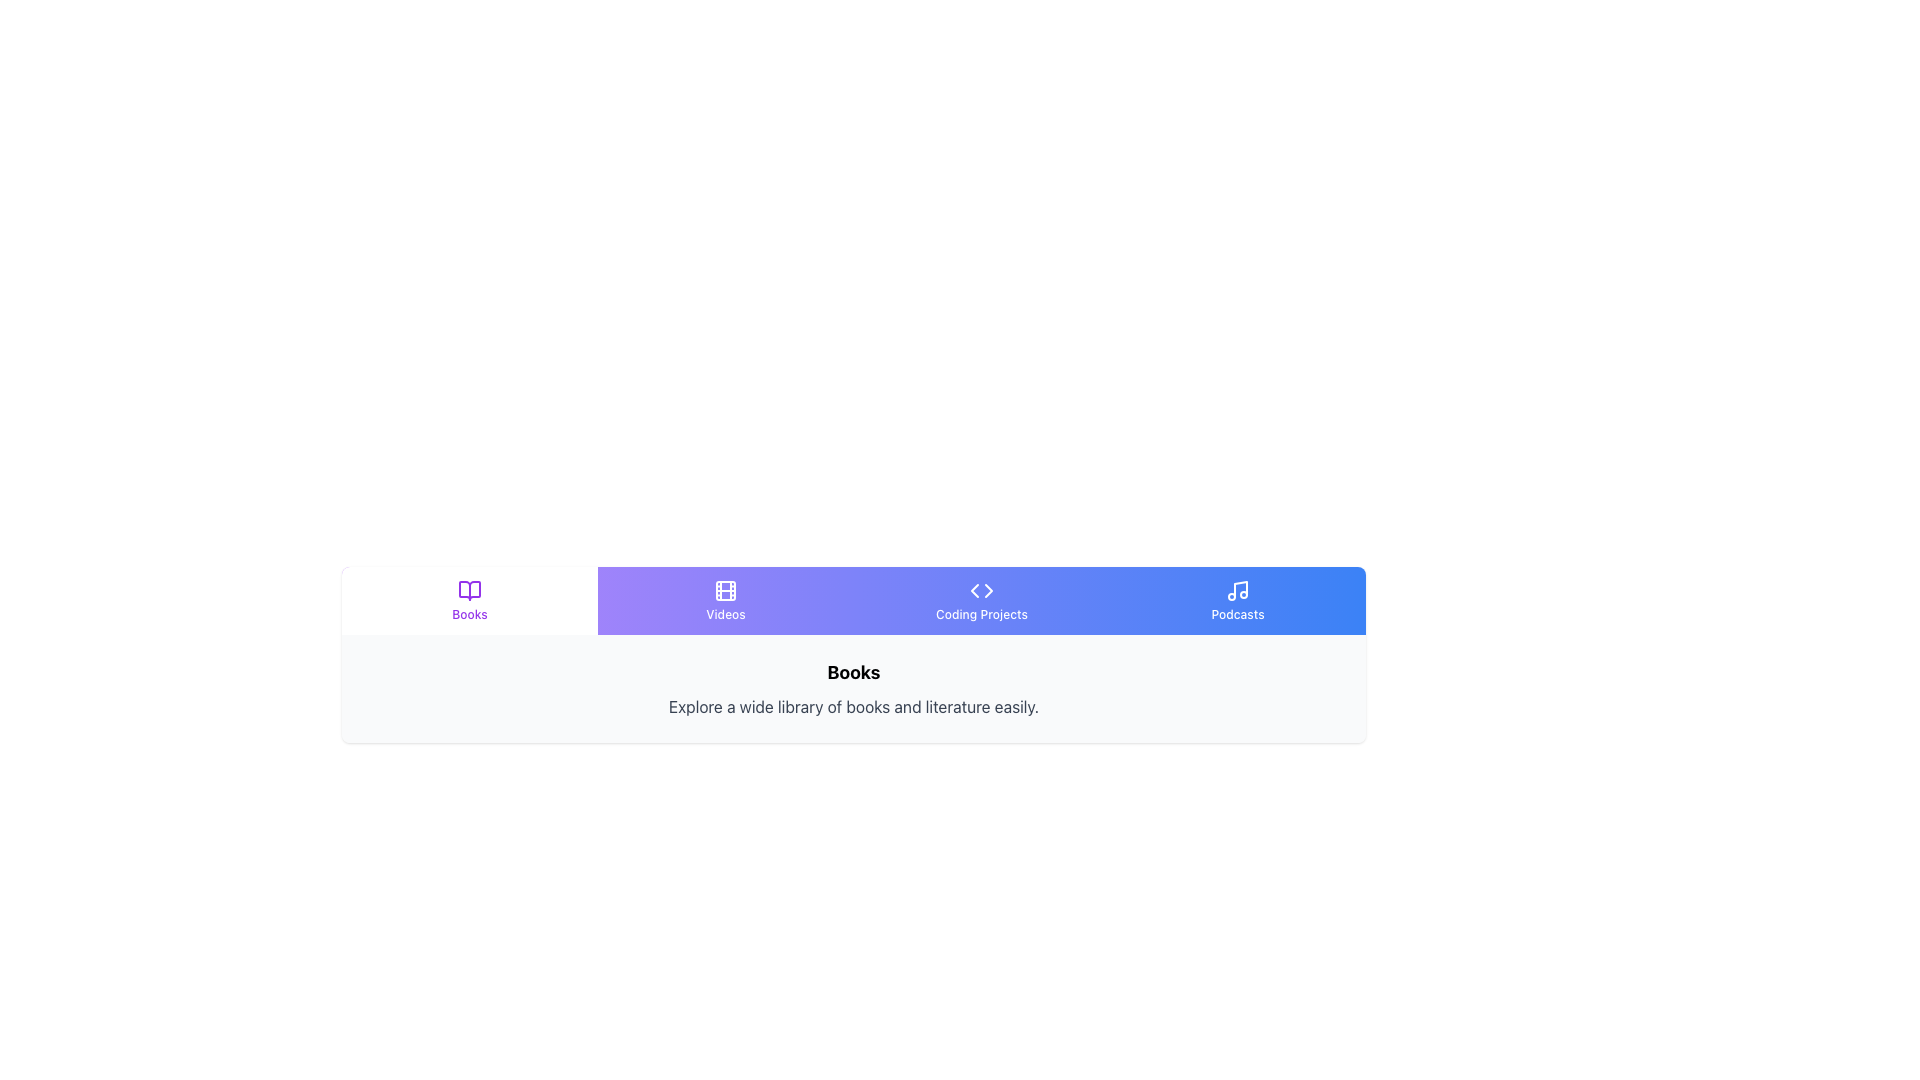  Describe the element at coordinates (982, 613) in the screenshot. I see `the 'Coding Projects' text label, which is styled with a small font size and medium weight, located beneath the coding icon in the navigation bar` at that location.